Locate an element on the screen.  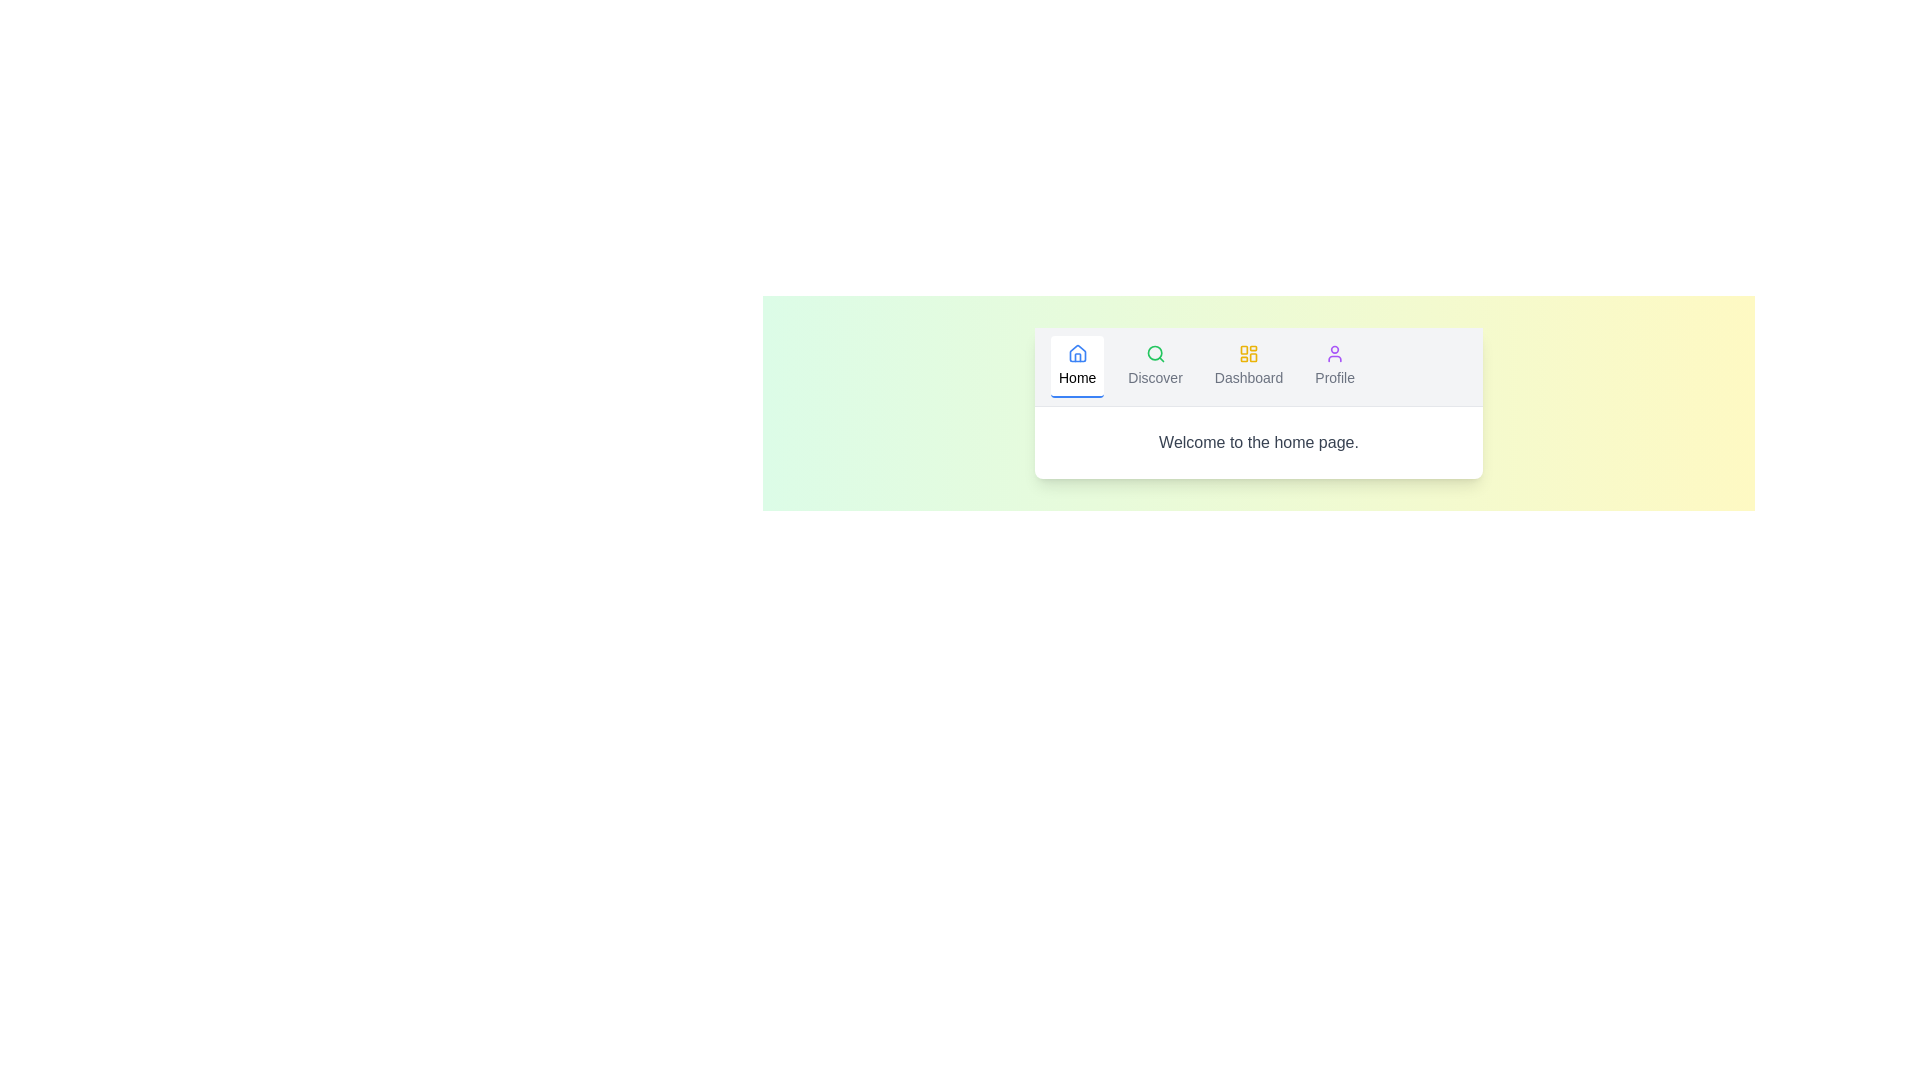
the Home tab to display its content is located at coordinates (1076, 366).